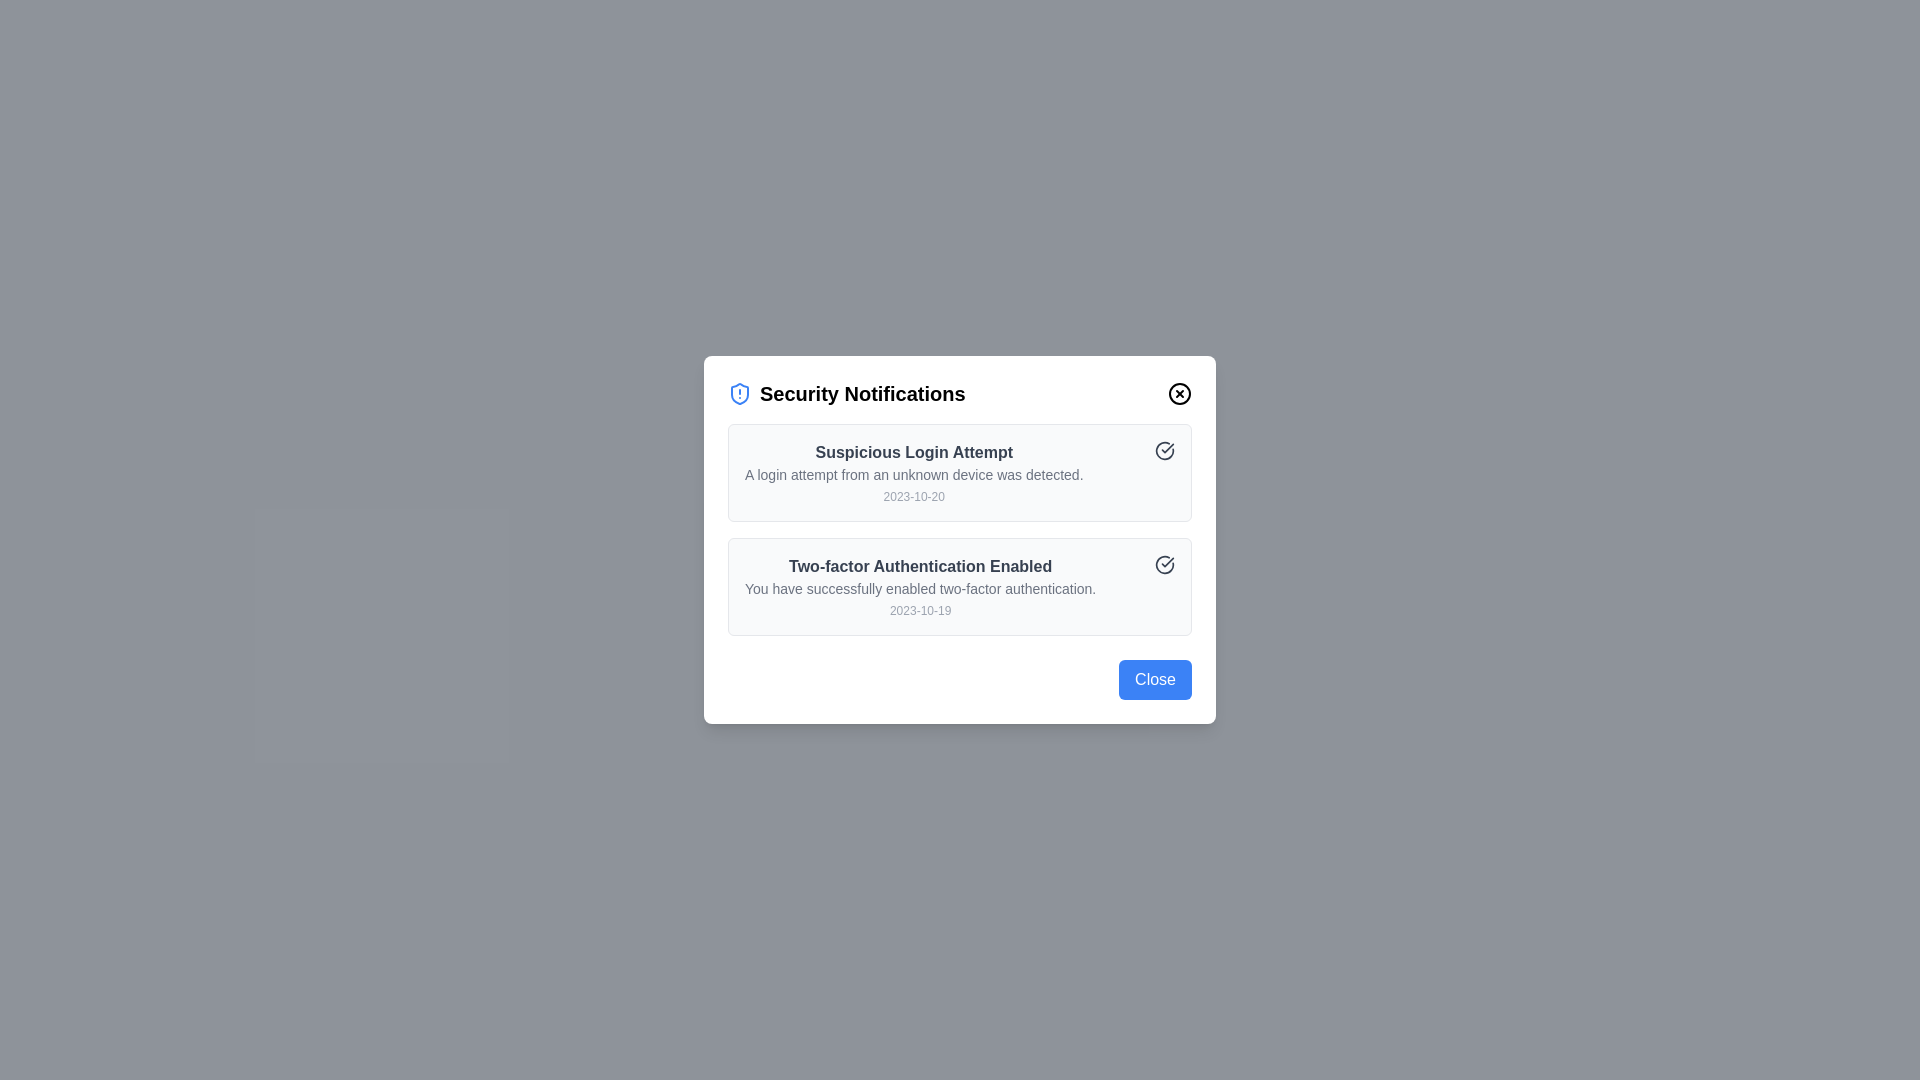 This screenshot has width=1920, height=1080. I want to click on the 'Close' button, a rectangular button with rounded corners in vibrant blue, so click(1155, 678).